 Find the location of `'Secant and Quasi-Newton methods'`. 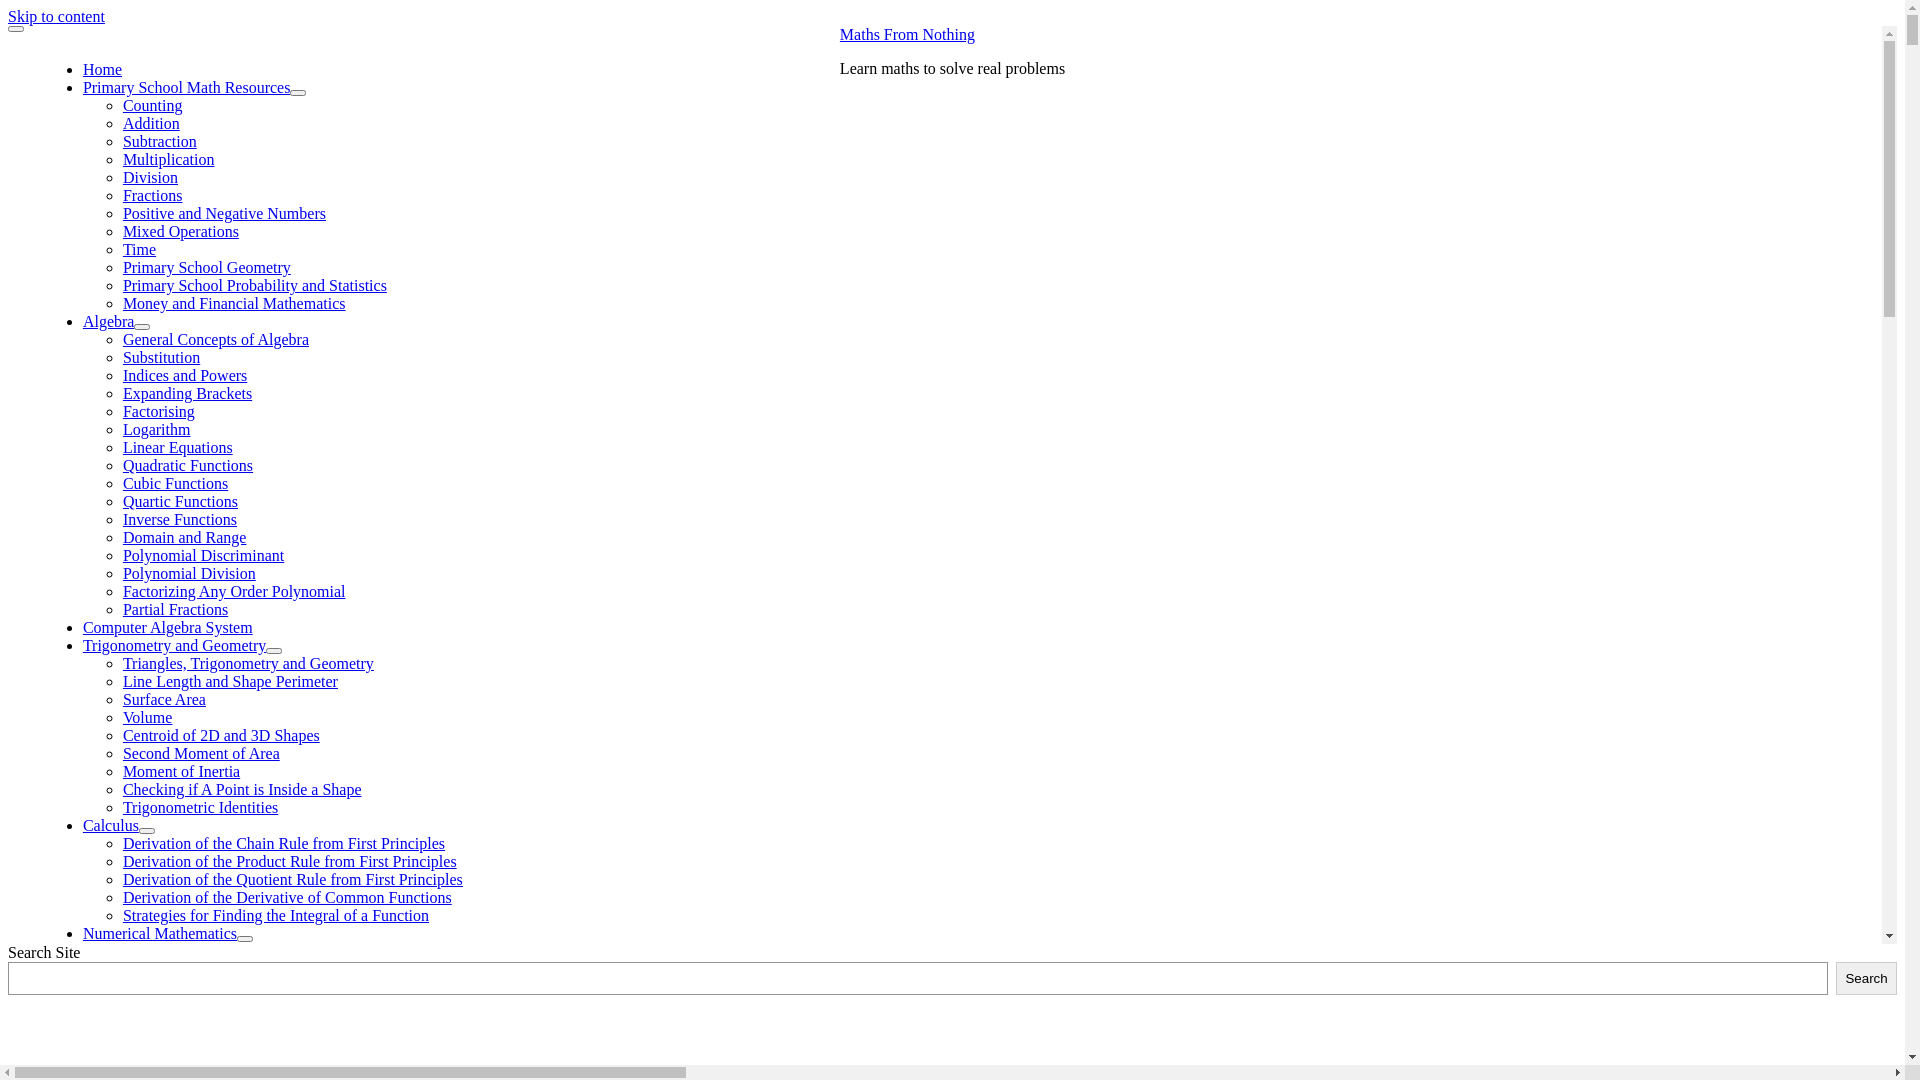

'Secant and Quasi-Newton methods' is located at coordinates (274, 986).